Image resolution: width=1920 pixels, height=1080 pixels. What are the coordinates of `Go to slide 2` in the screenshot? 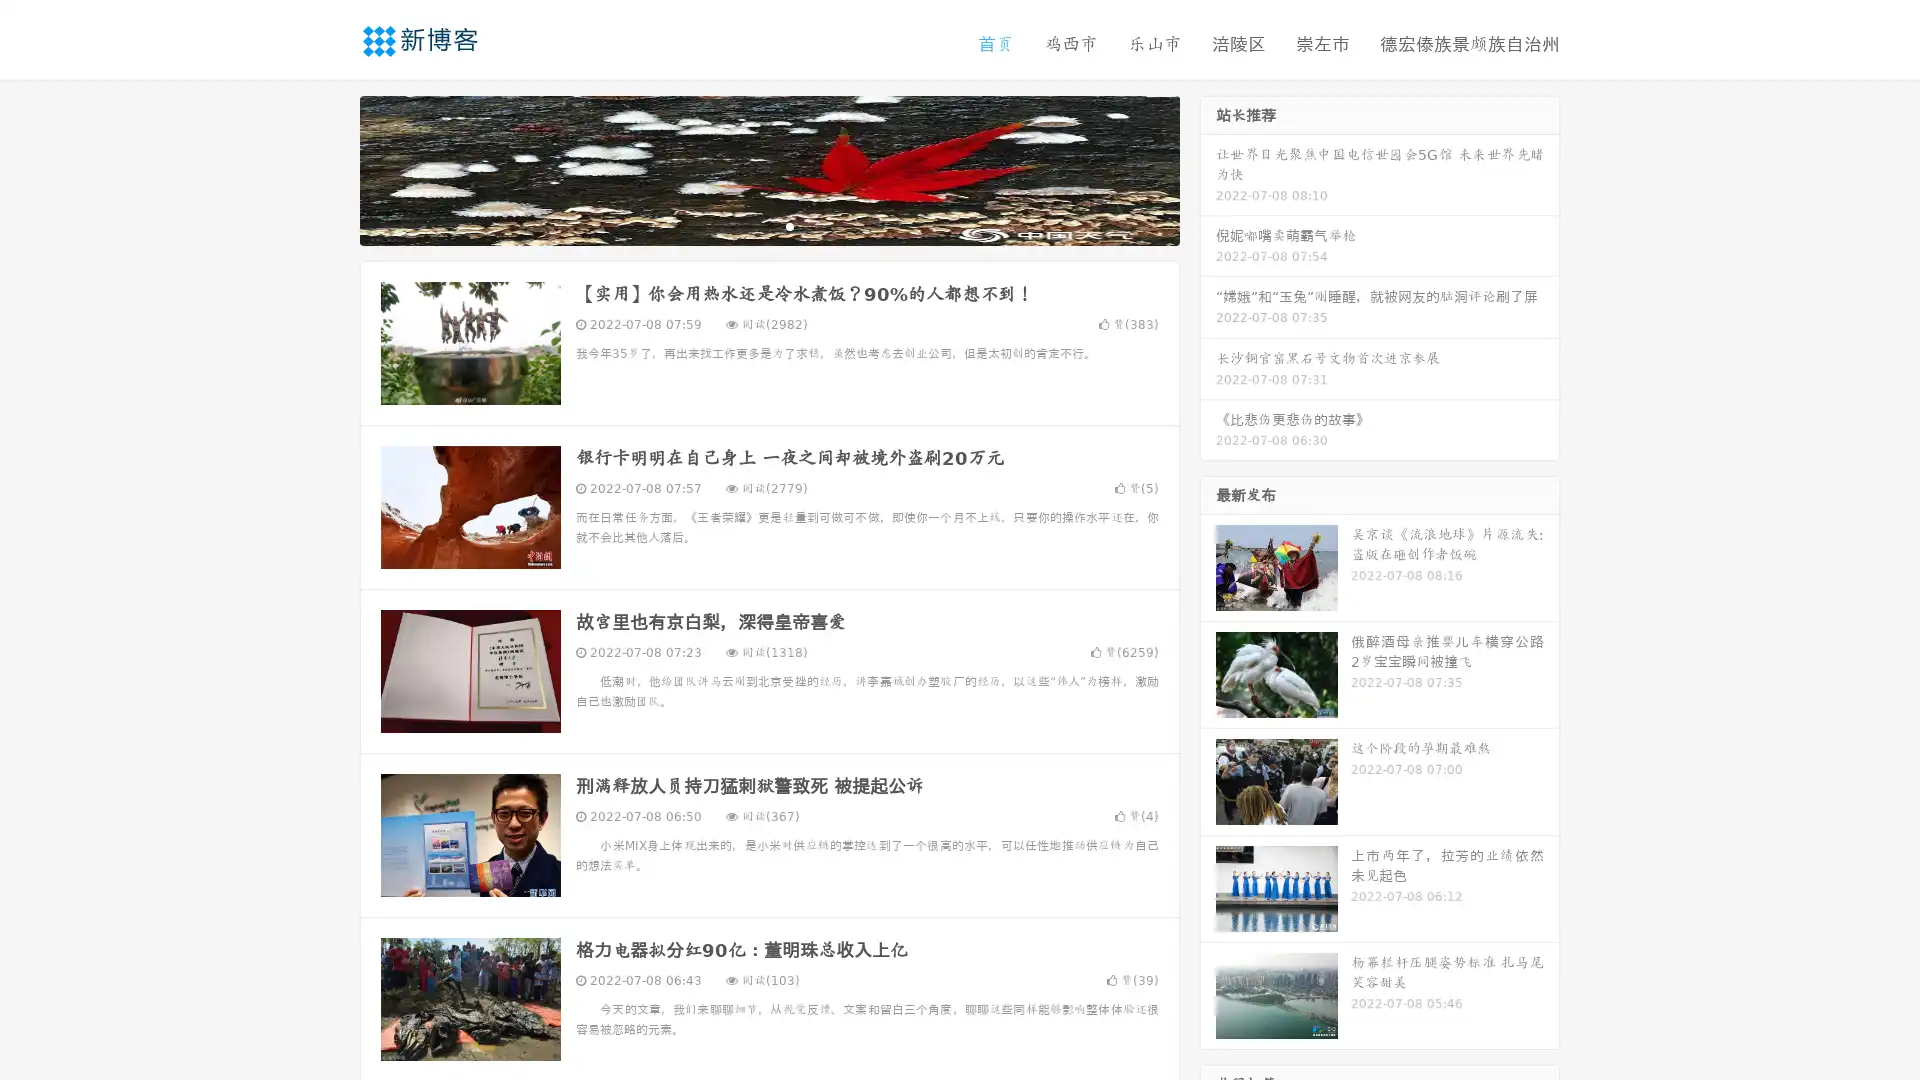 It's located at (768, 225).